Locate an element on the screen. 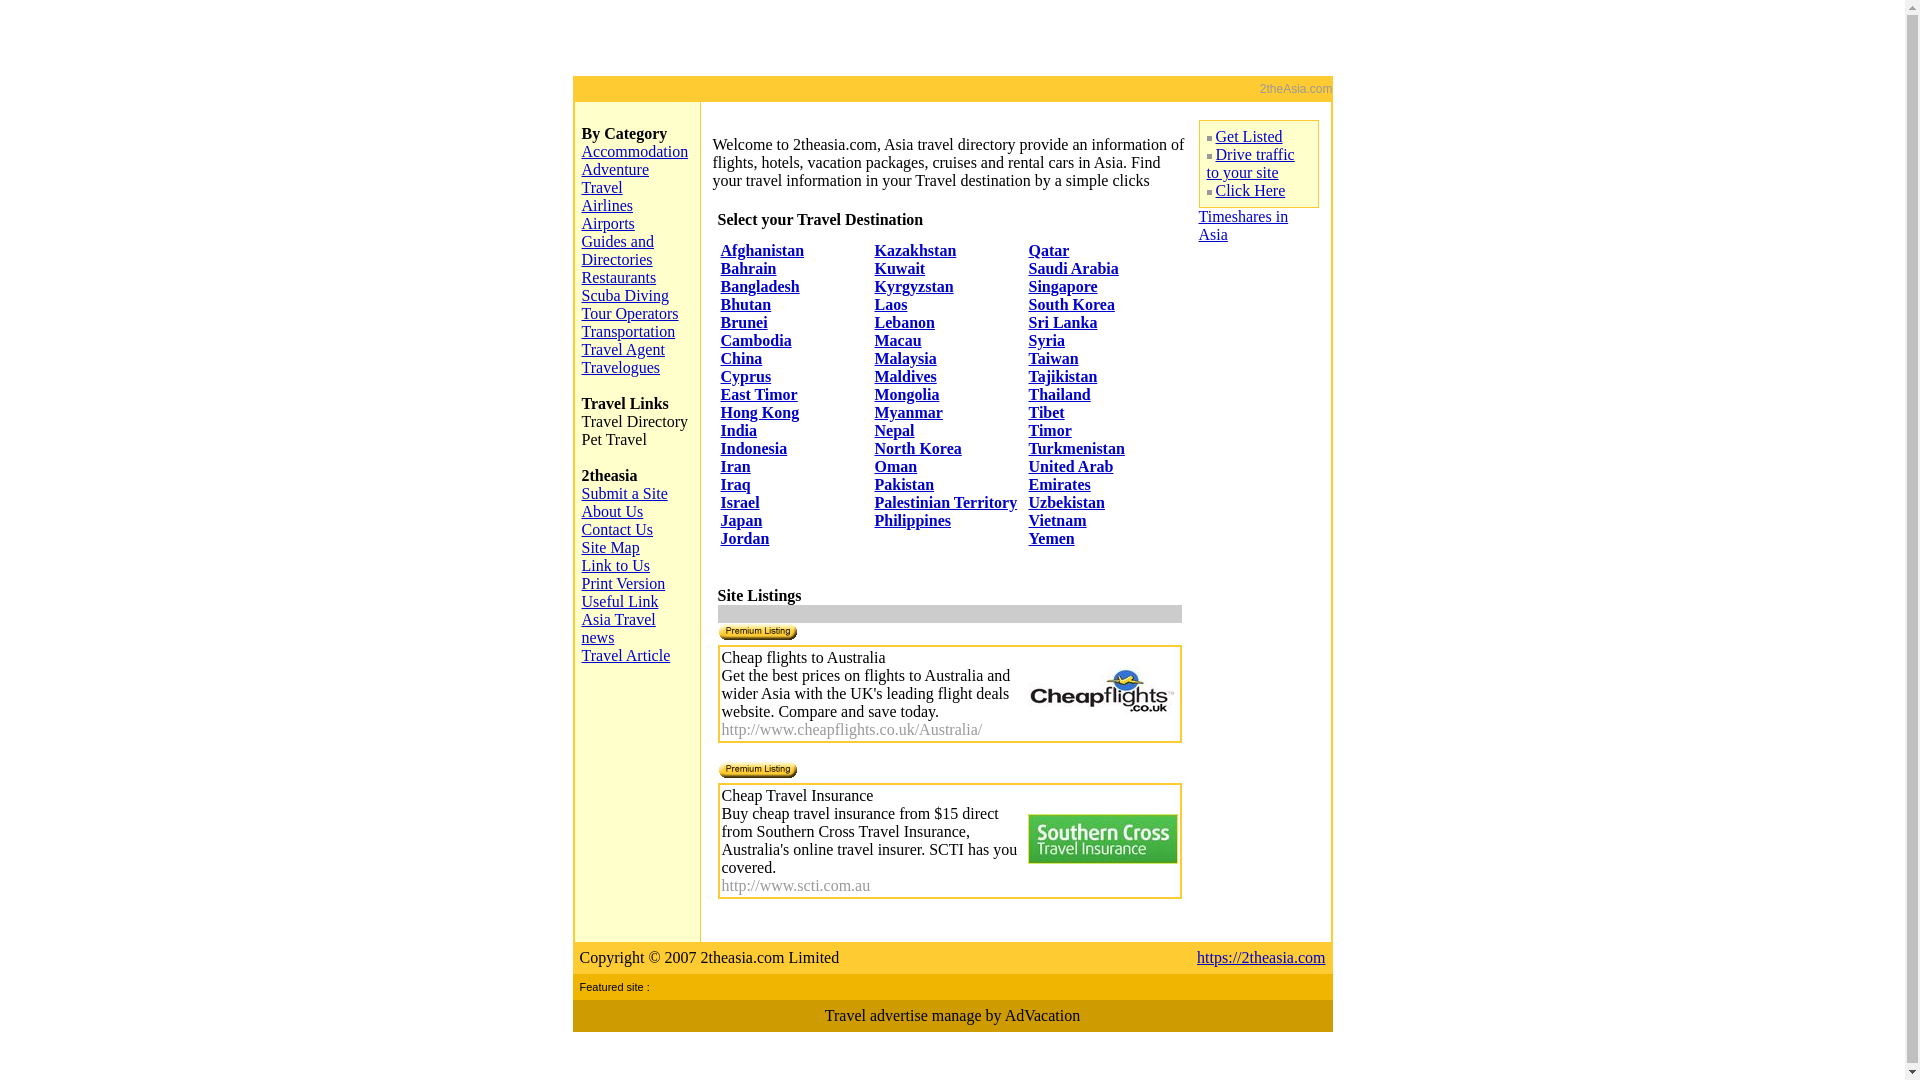 The image size is (1920, 1080). 'Adventure Travel' is located at coordinates (614, 177).